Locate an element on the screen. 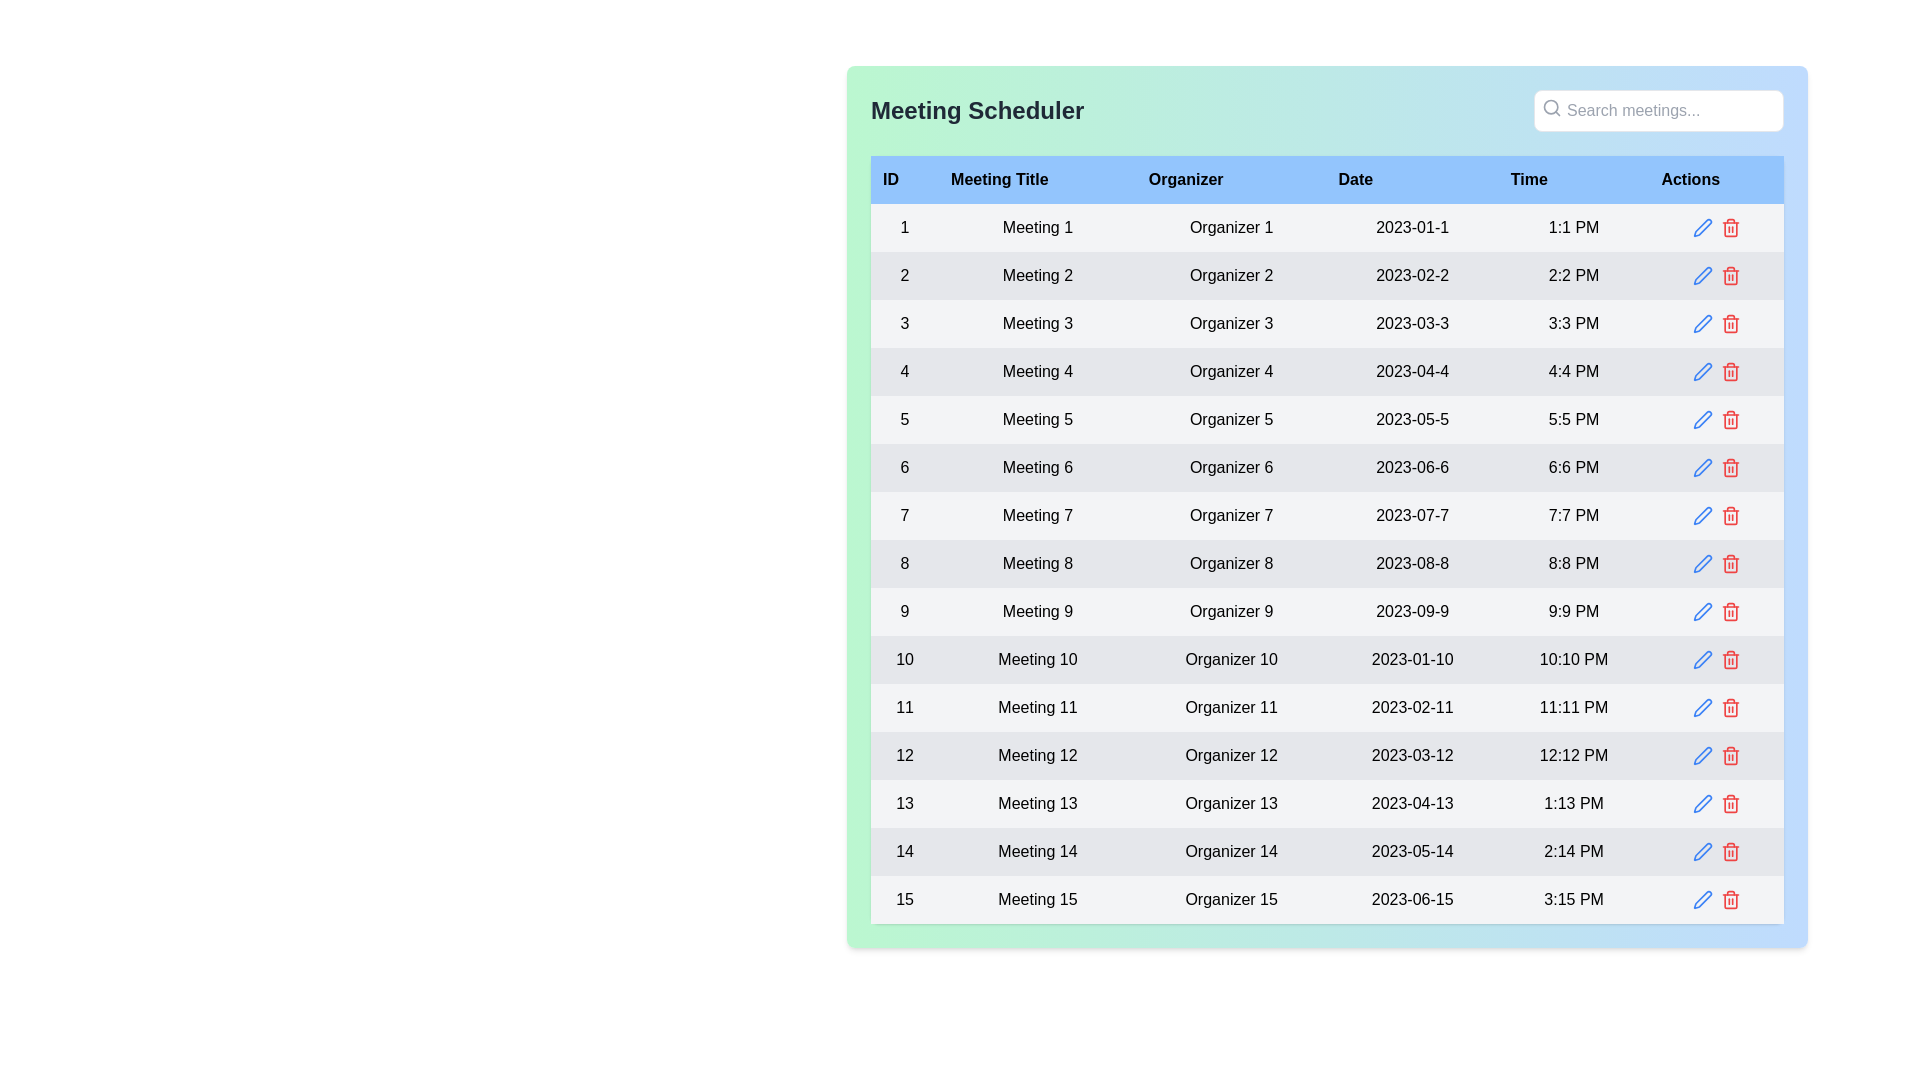 This screenshot has width=1920, height=1080. the delete button with a trash bin icon located in the 'Actions' column of the 8th row to possibly show additional information or confirmation prompt is located at coordinates (1729, 563).